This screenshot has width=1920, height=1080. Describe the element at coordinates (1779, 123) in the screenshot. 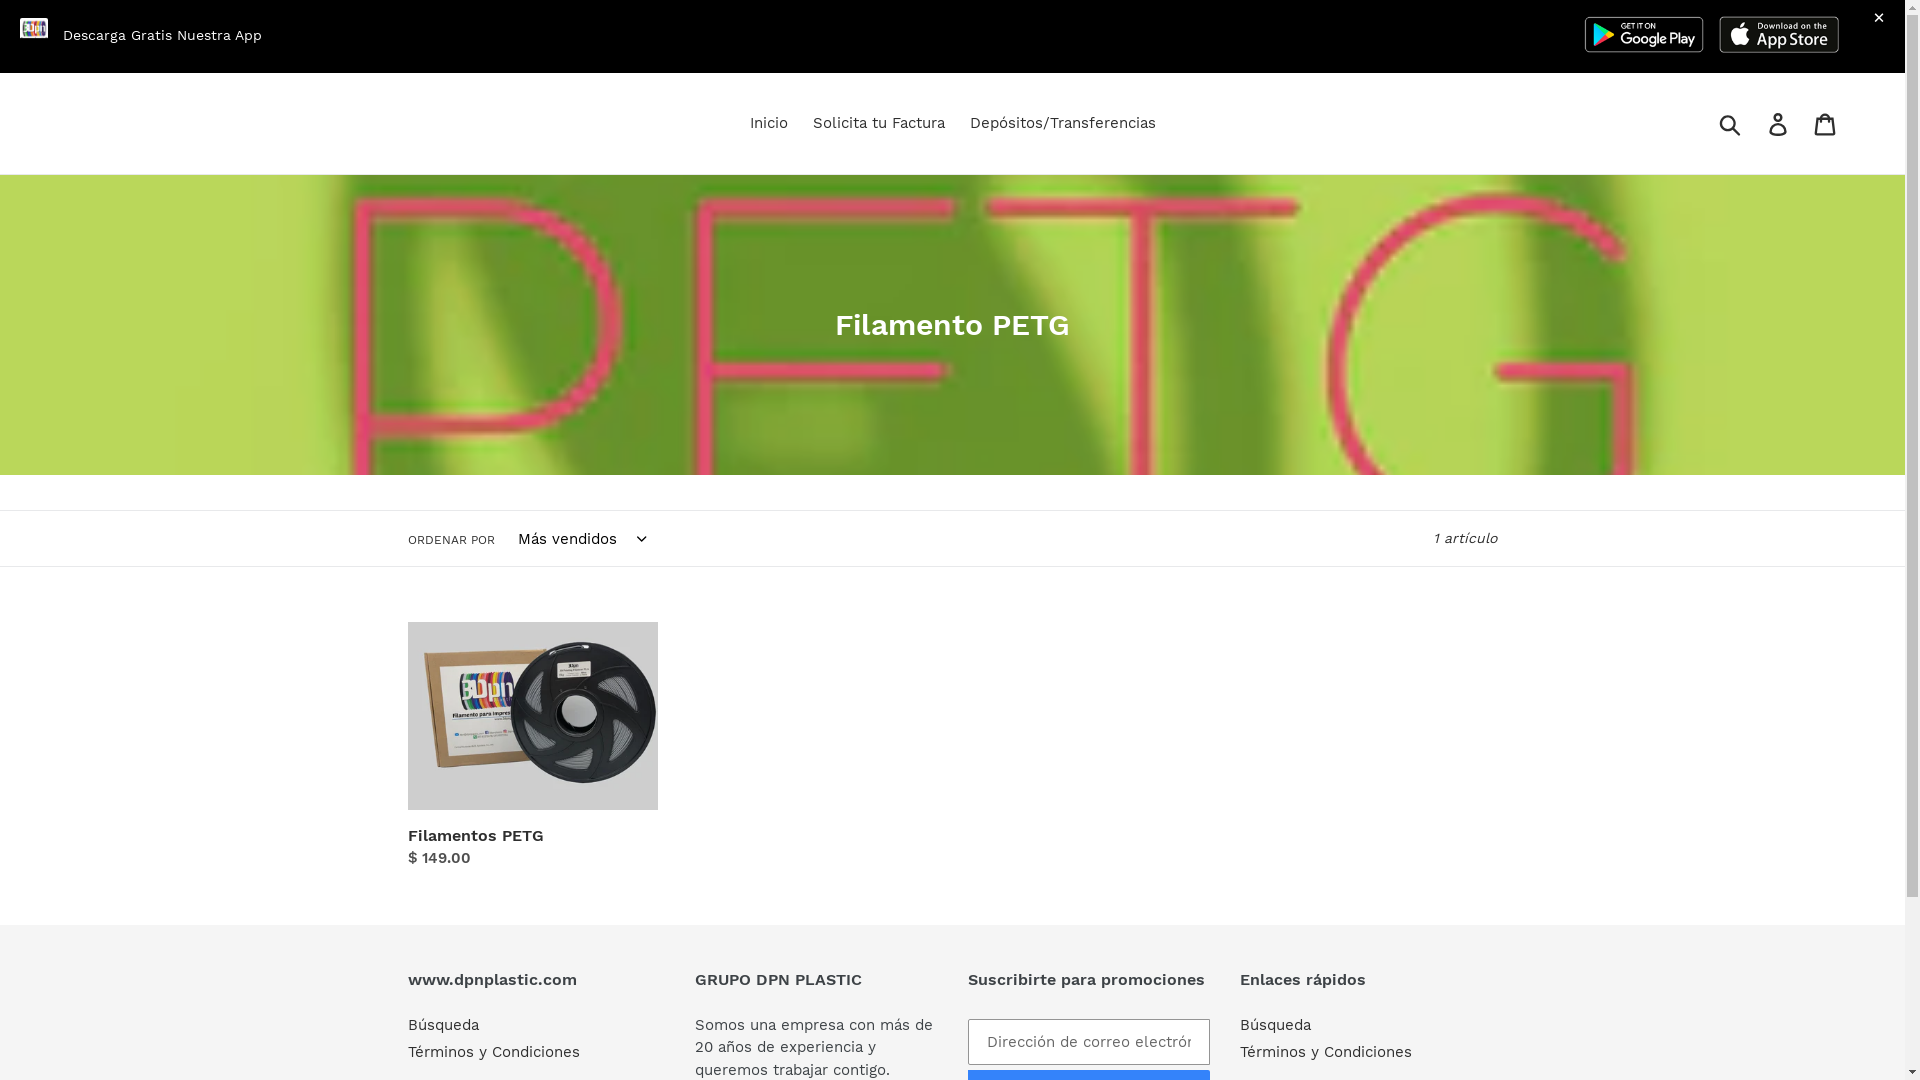

I see `'Ingresar'` at that location.